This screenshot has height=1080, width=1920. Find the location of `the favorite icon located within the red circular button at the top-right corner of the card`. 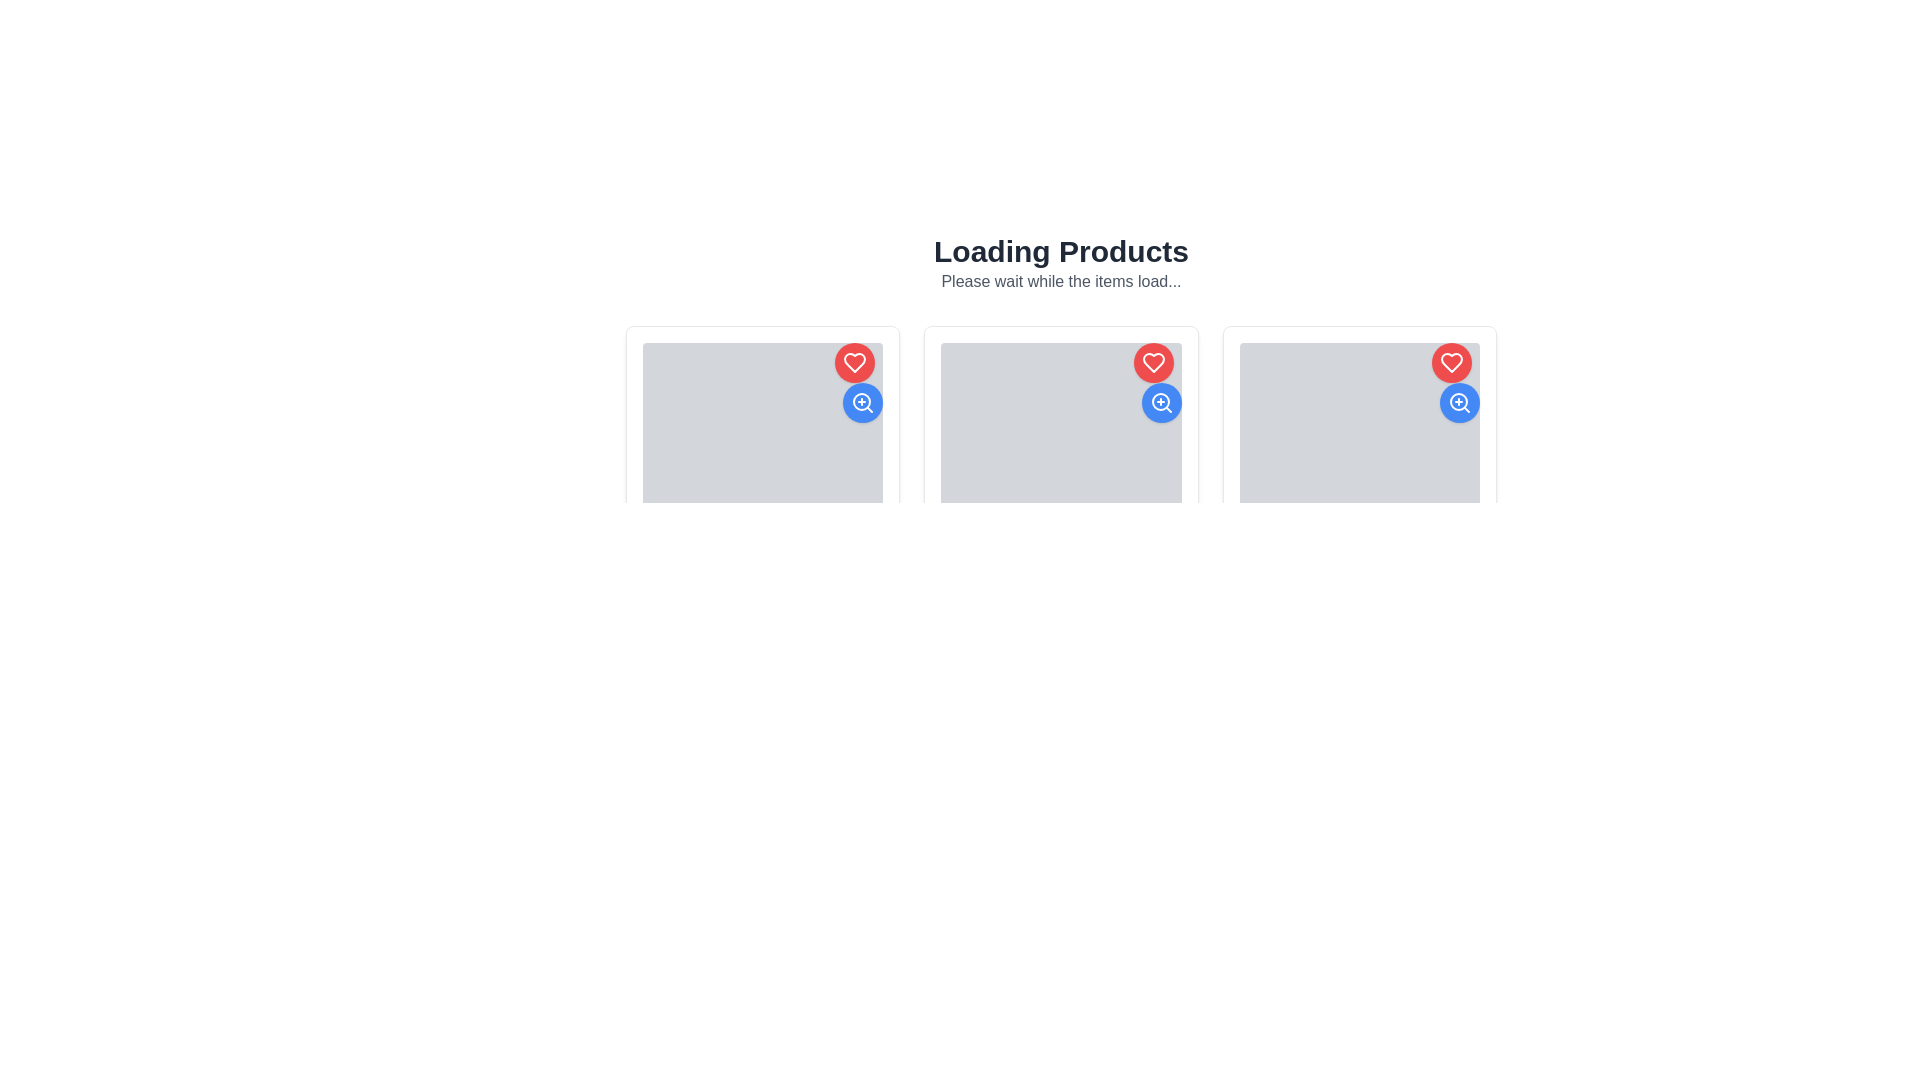

the favorite icon located within the red circular button at the top-right corner of the card is located at coordinates (1451, 362).